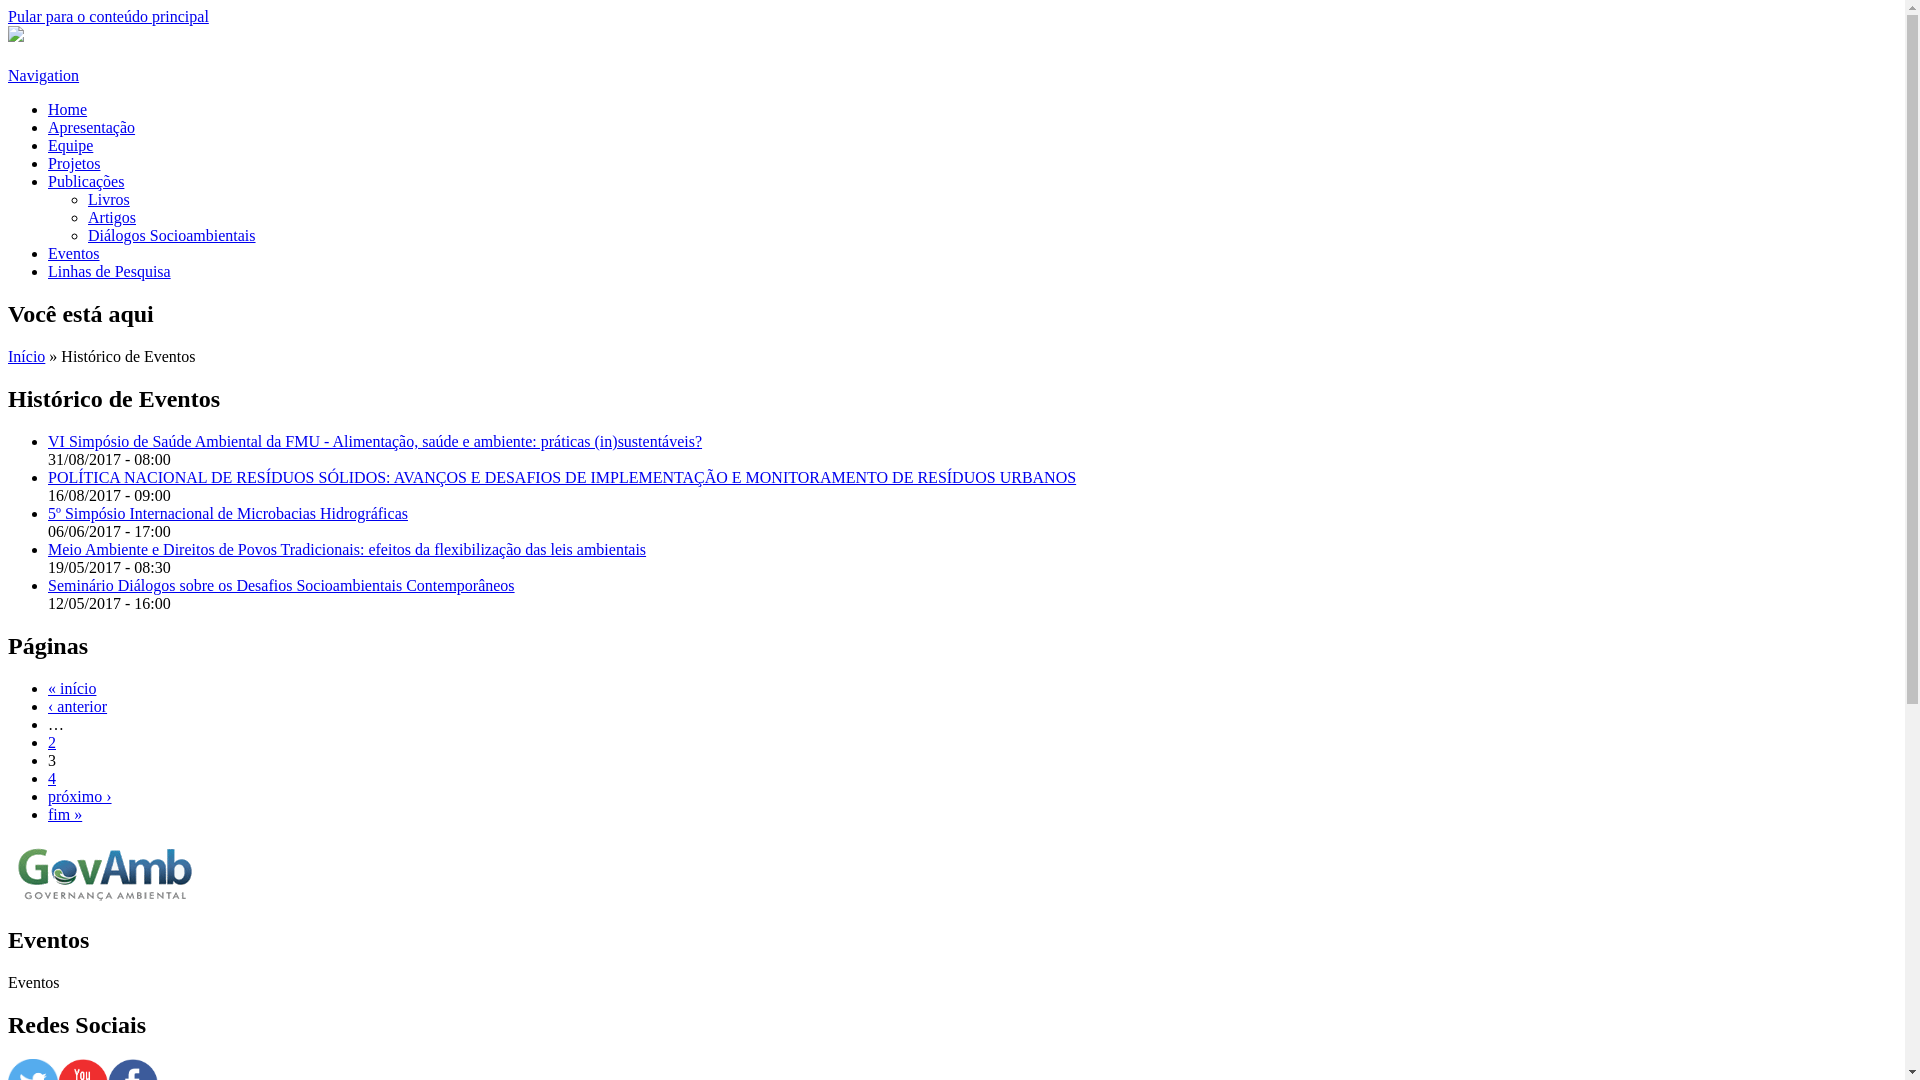  What do you see at coordinates (110, 217) in the screenshot?
I see `'Artigos'` at bounding box center [110, 217].